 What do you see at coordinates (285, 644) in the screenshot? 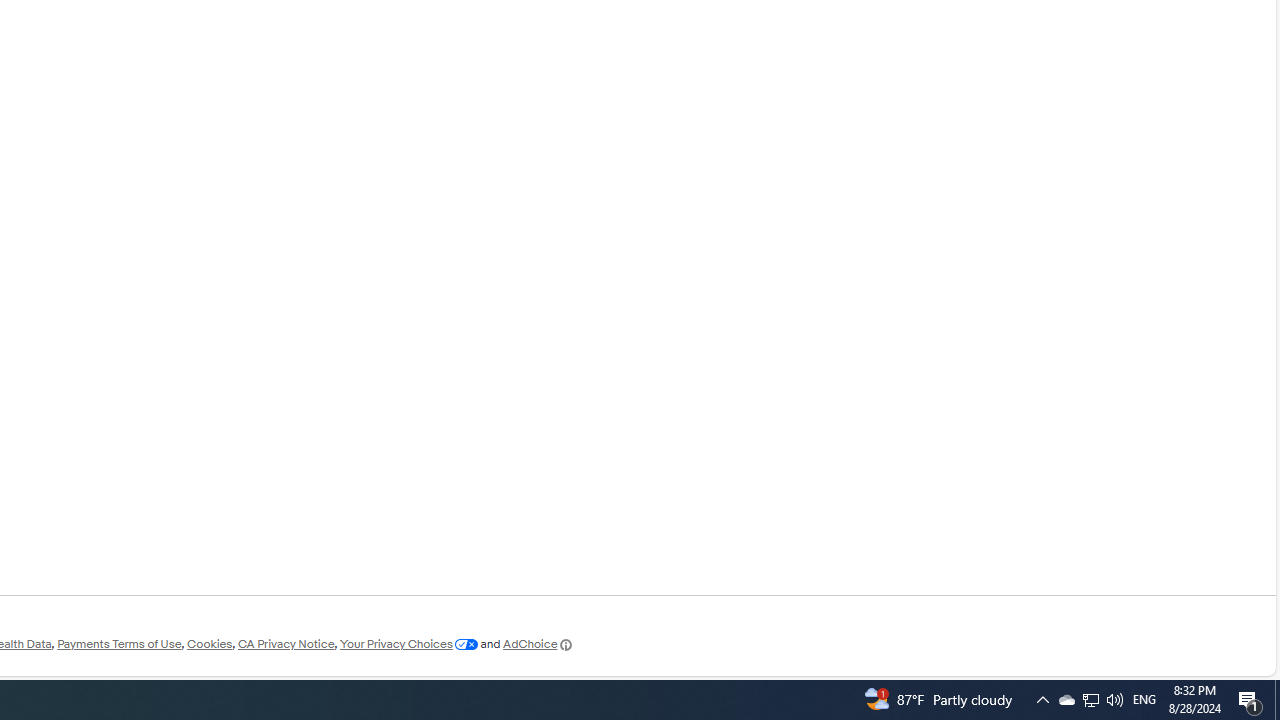
I see `'CA Privacy Notice'` at bounding box center [285, 644].